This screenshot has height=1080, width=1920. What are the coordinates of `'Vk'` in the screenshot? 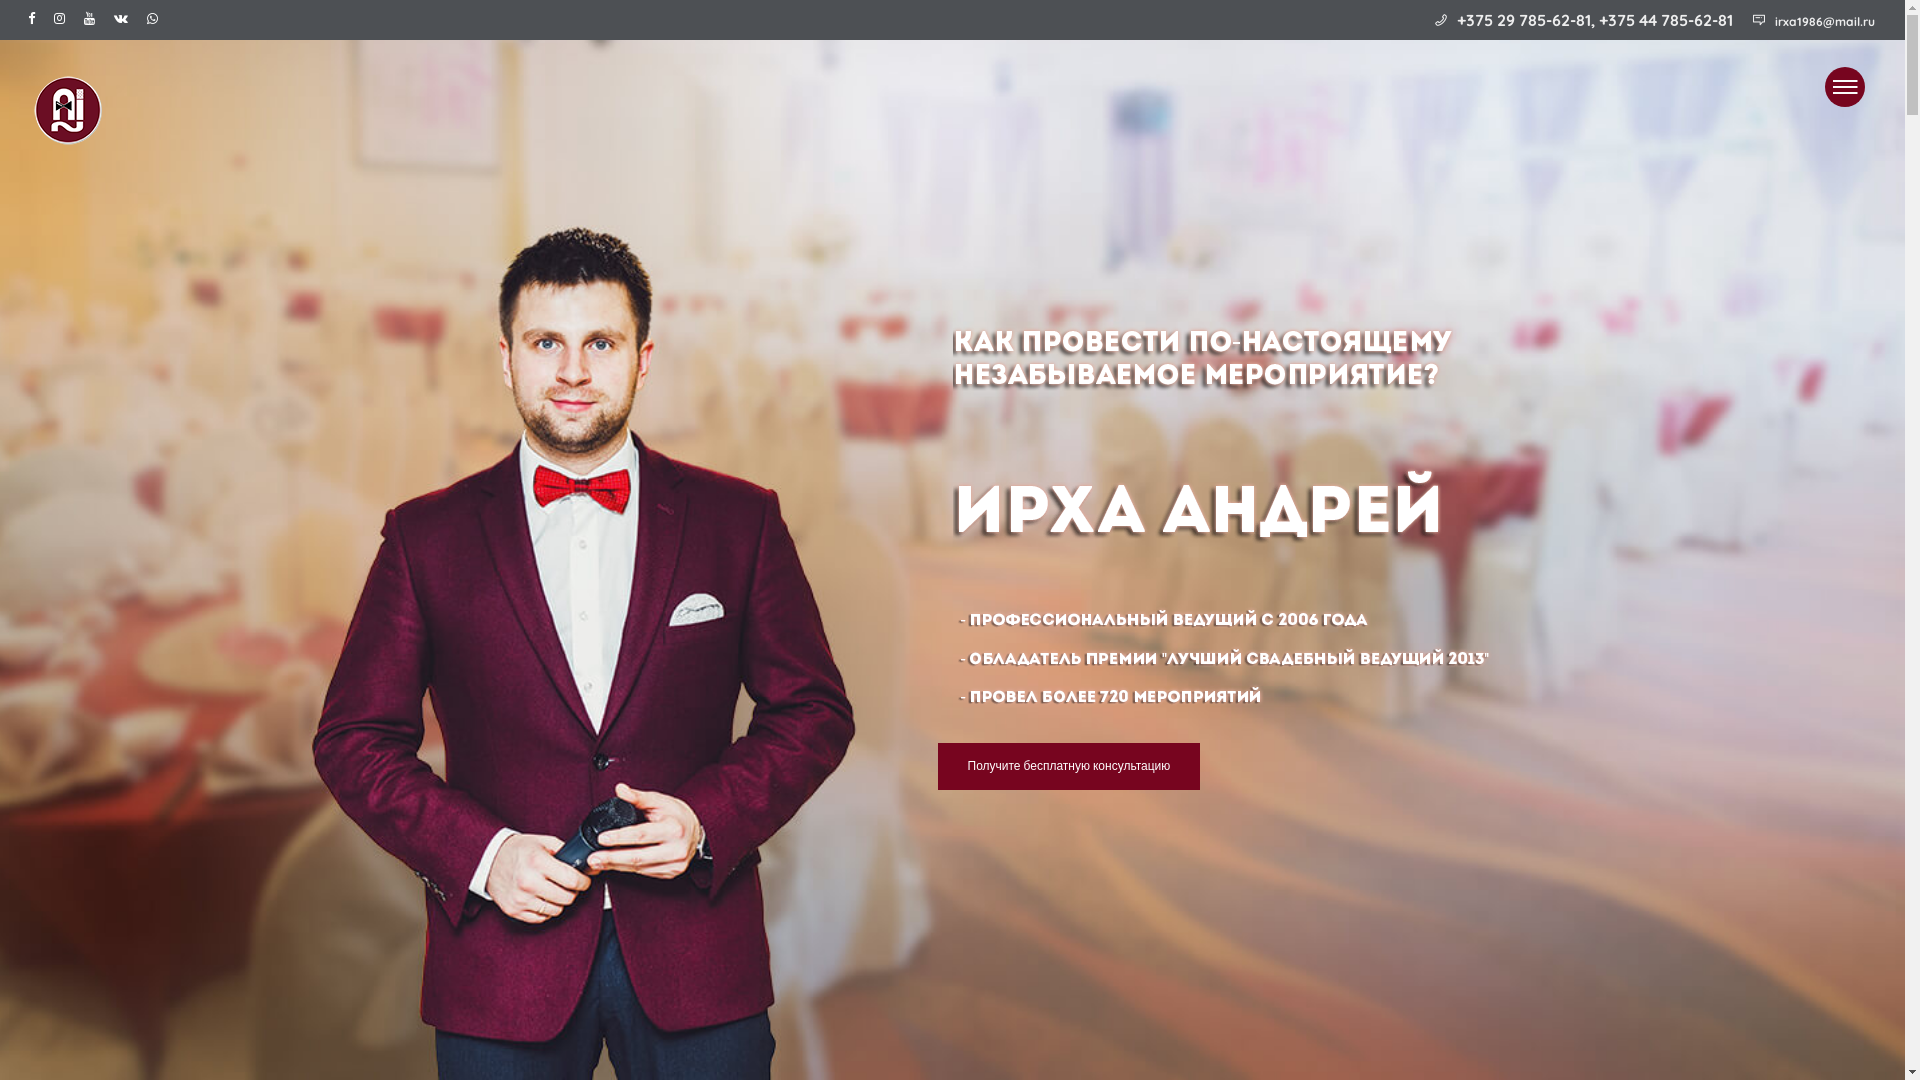 It's located at (124, 17).